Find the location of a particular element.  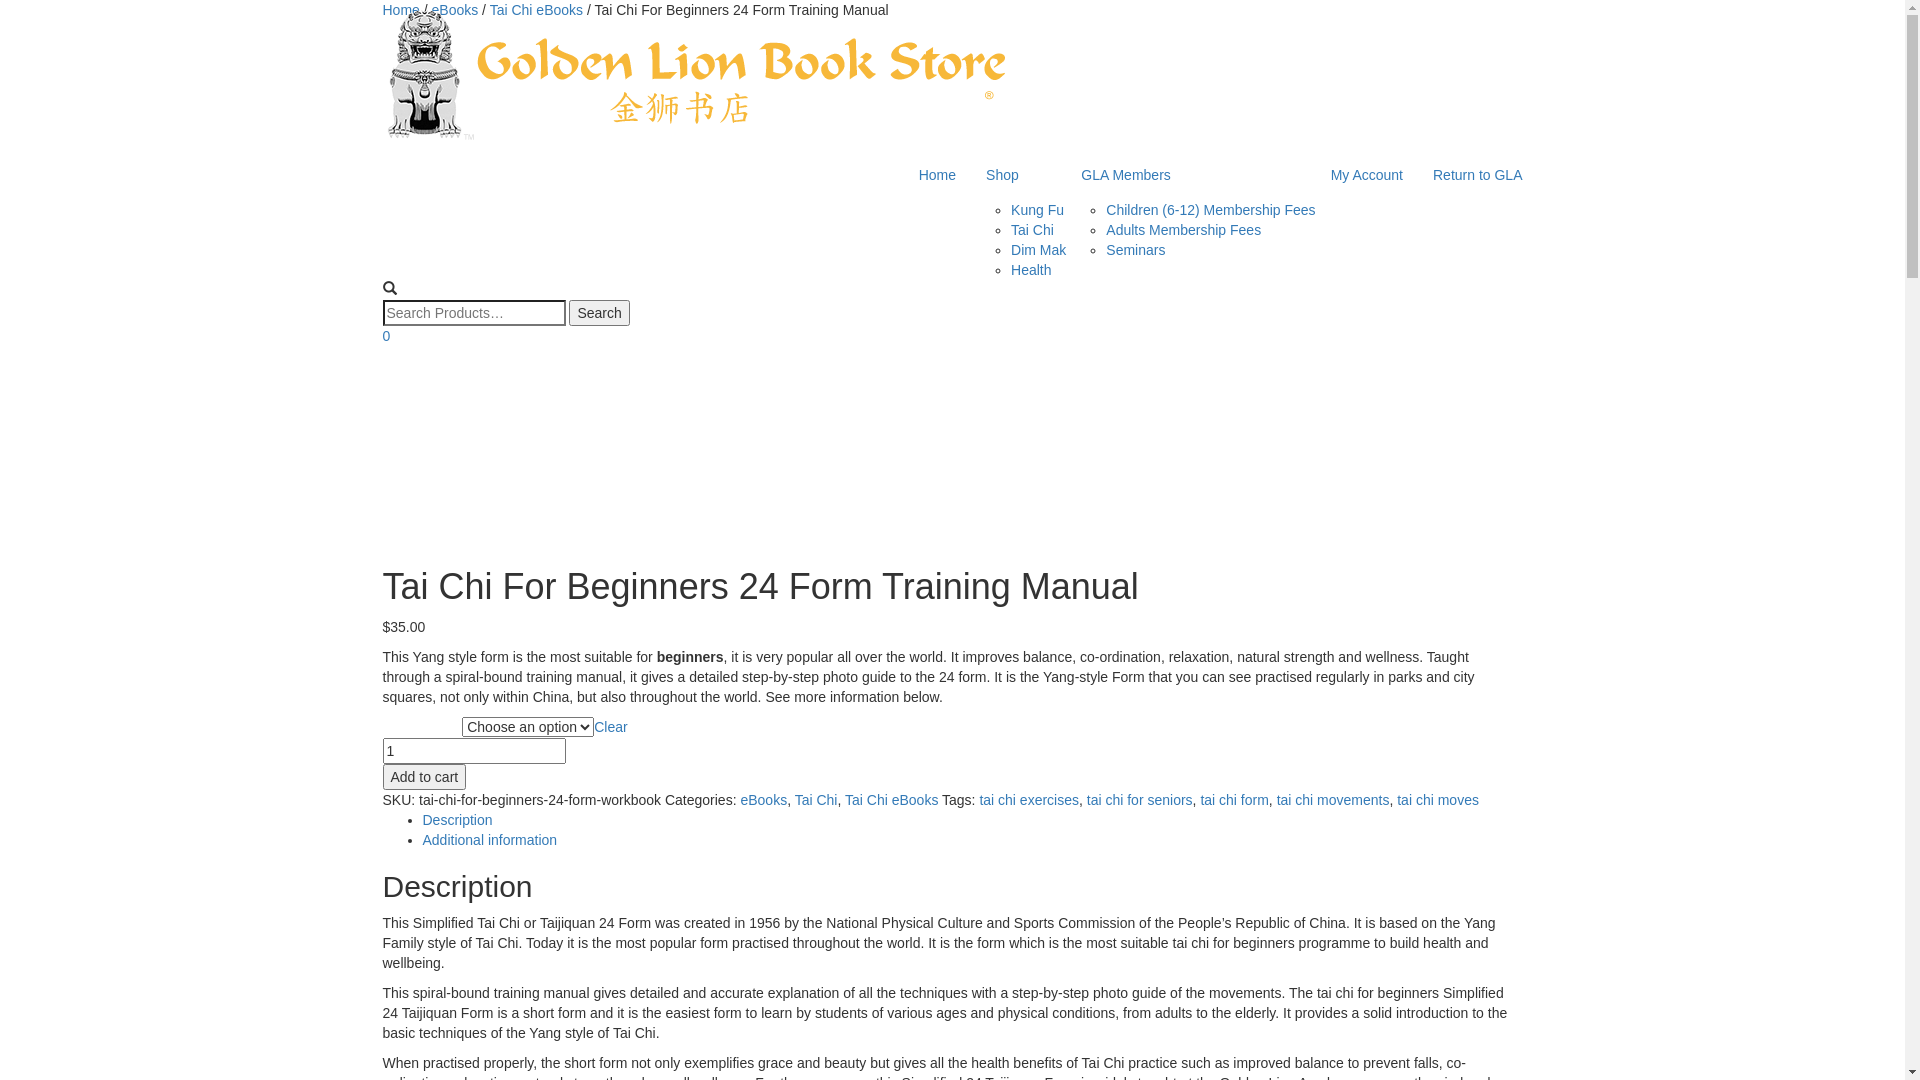

'Dim Mak' is located at coordinates (1038, 249).